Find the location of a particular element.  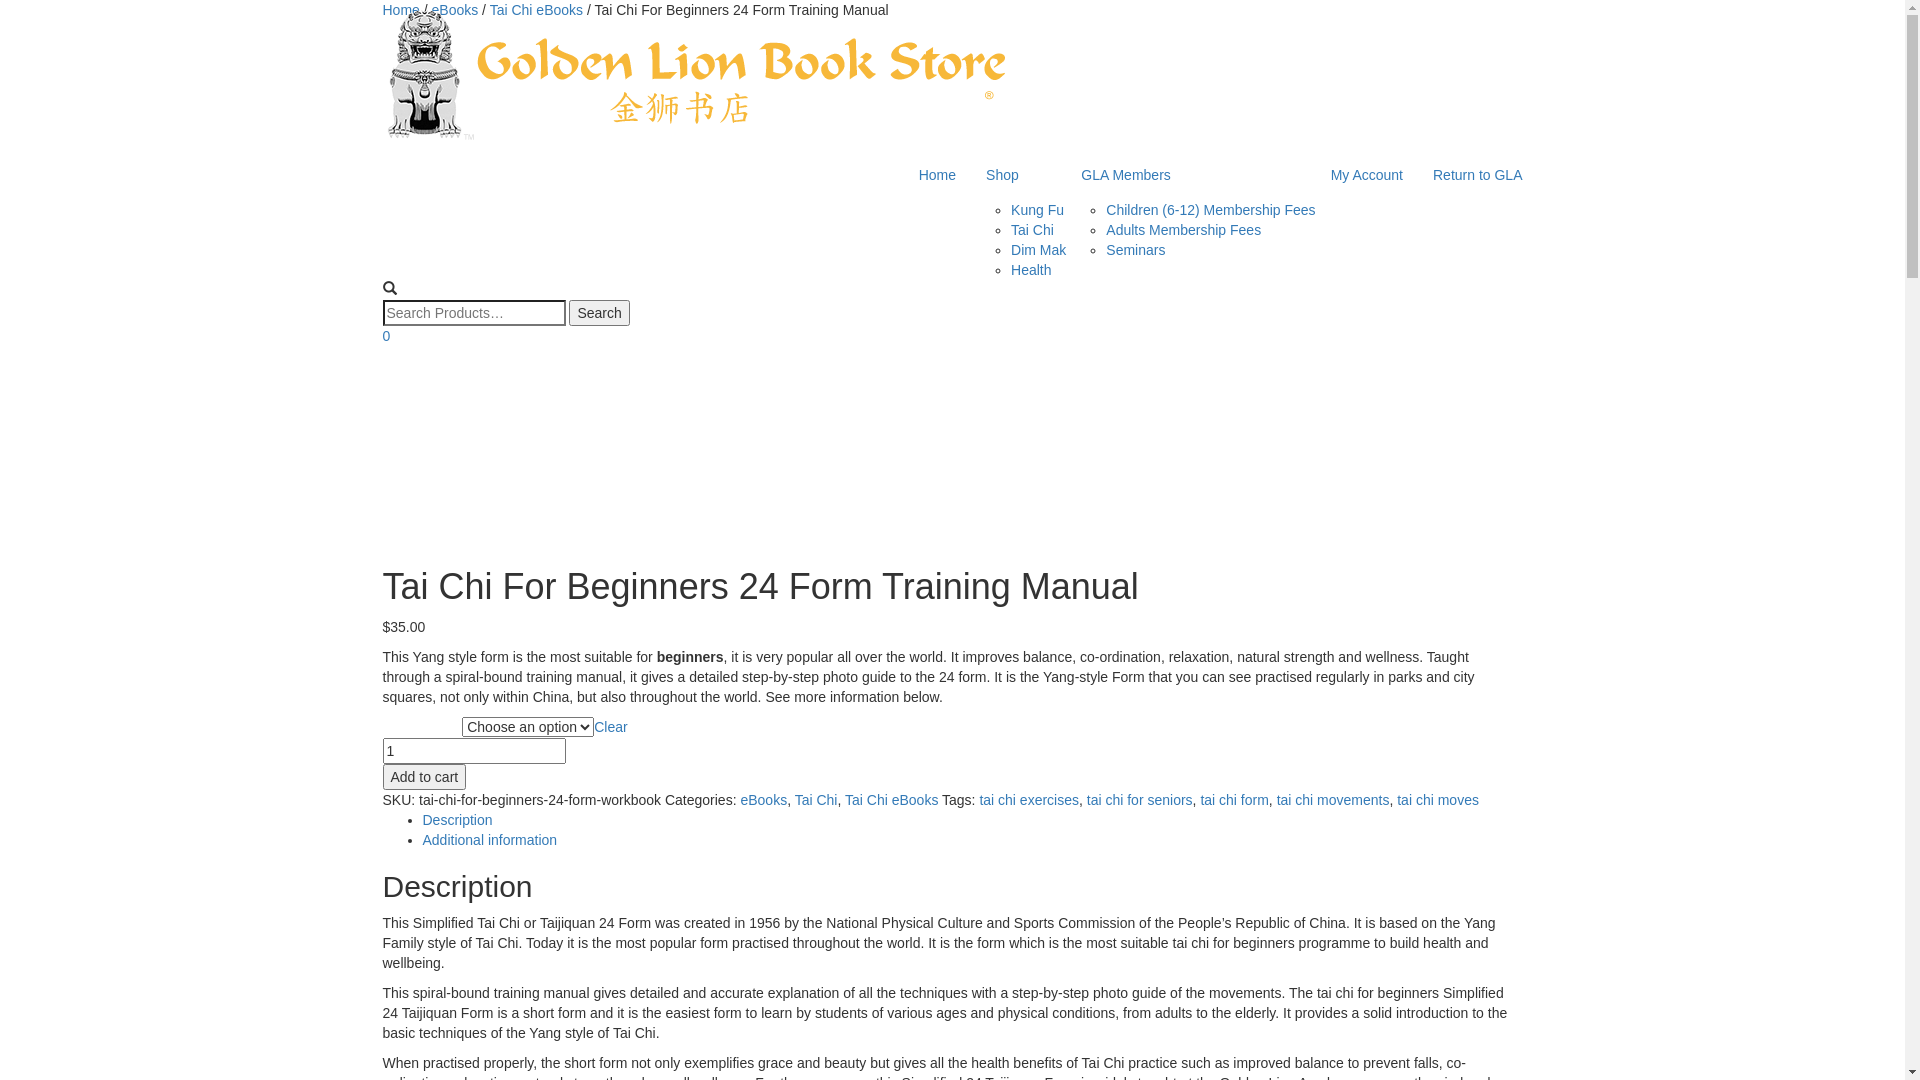

'Dim Mak' is located at coordinates (1038, 249).